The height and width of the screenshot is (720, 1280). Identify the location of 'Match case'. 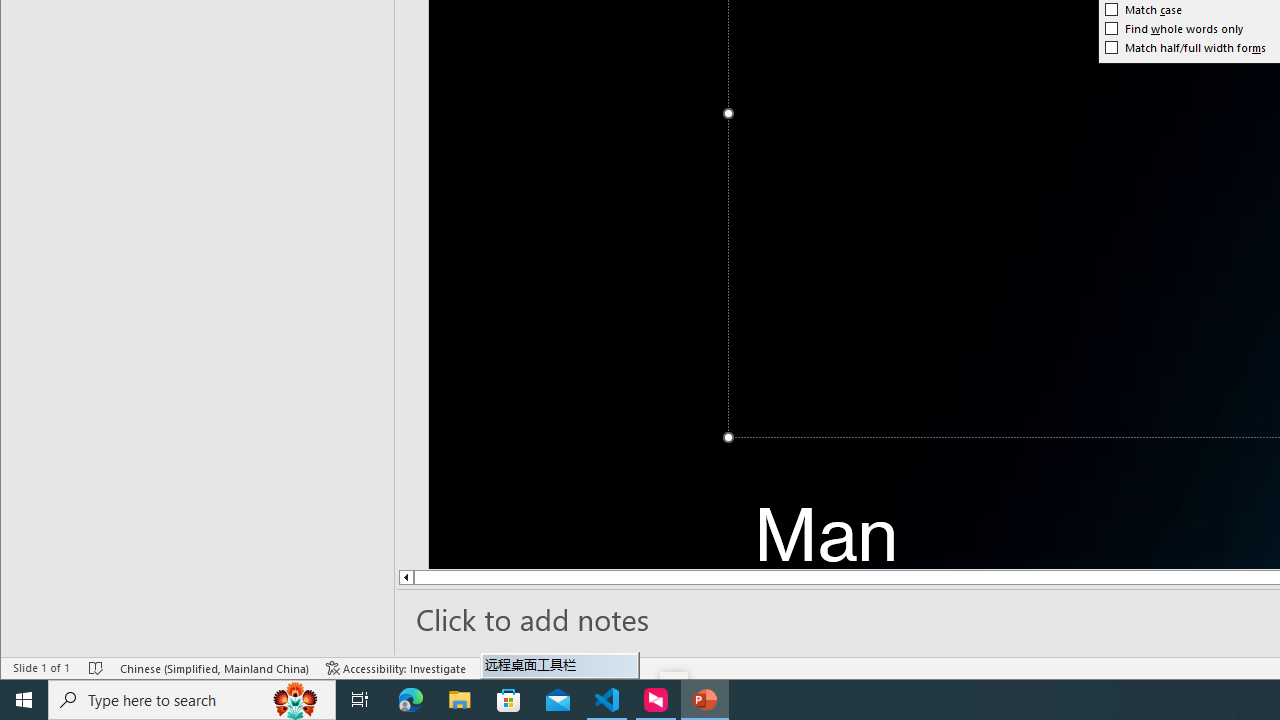
(1144, 10).